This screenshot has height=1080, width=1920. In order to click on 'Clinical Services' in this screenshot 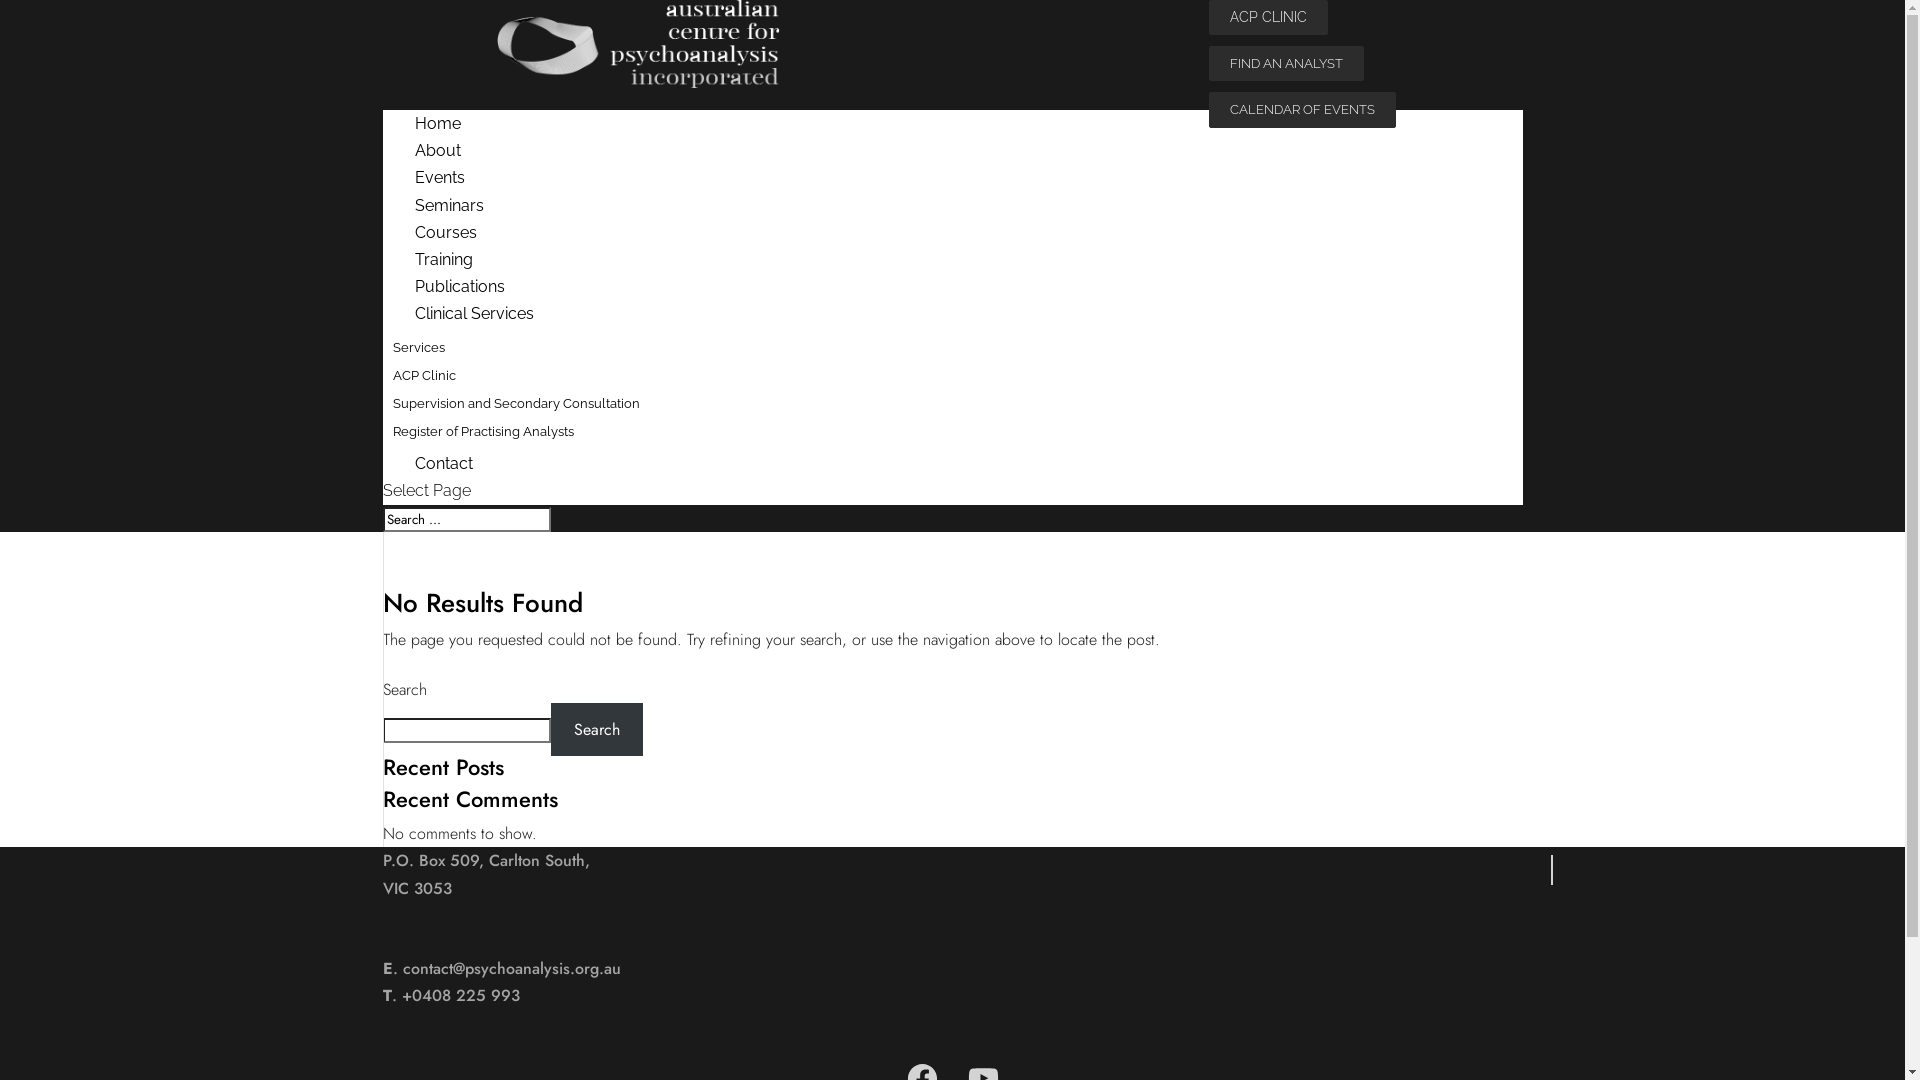, I will do `click(473, 313)`.